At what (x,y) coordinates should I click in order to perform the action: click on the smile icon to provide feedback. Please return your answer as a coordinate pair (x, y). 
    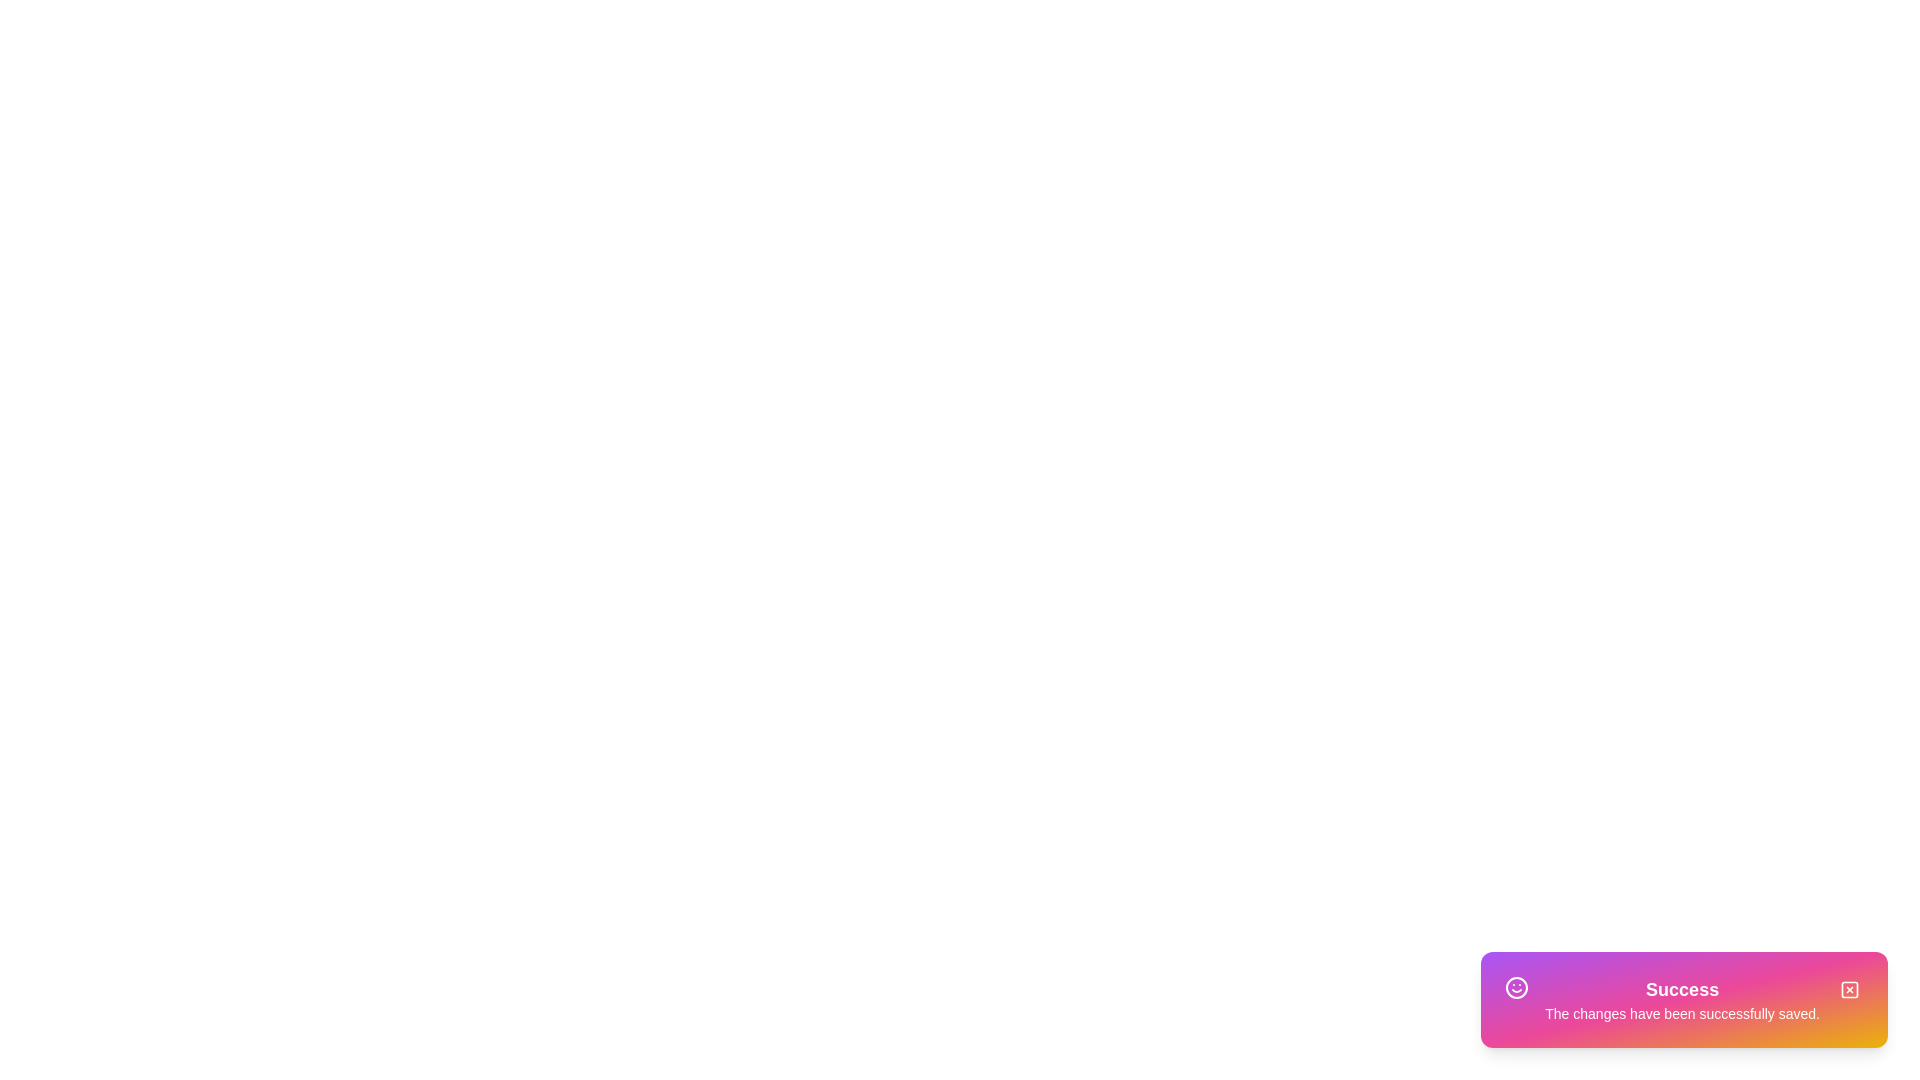
    Looking at the image, I should click on (1517, 986).